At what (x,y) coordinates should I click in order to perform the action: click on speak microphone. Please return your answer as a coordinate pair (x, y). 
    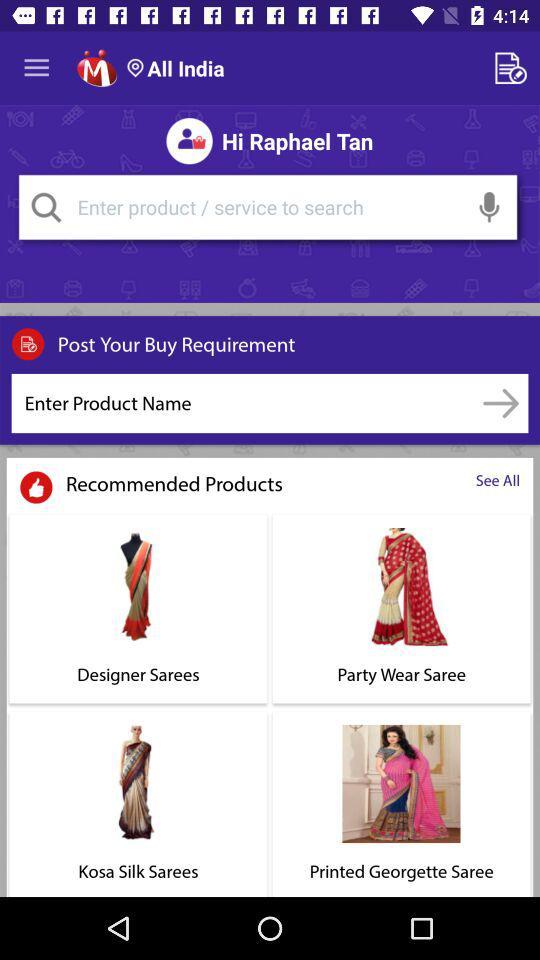
    Looking at the image, I should click on (488, 207).